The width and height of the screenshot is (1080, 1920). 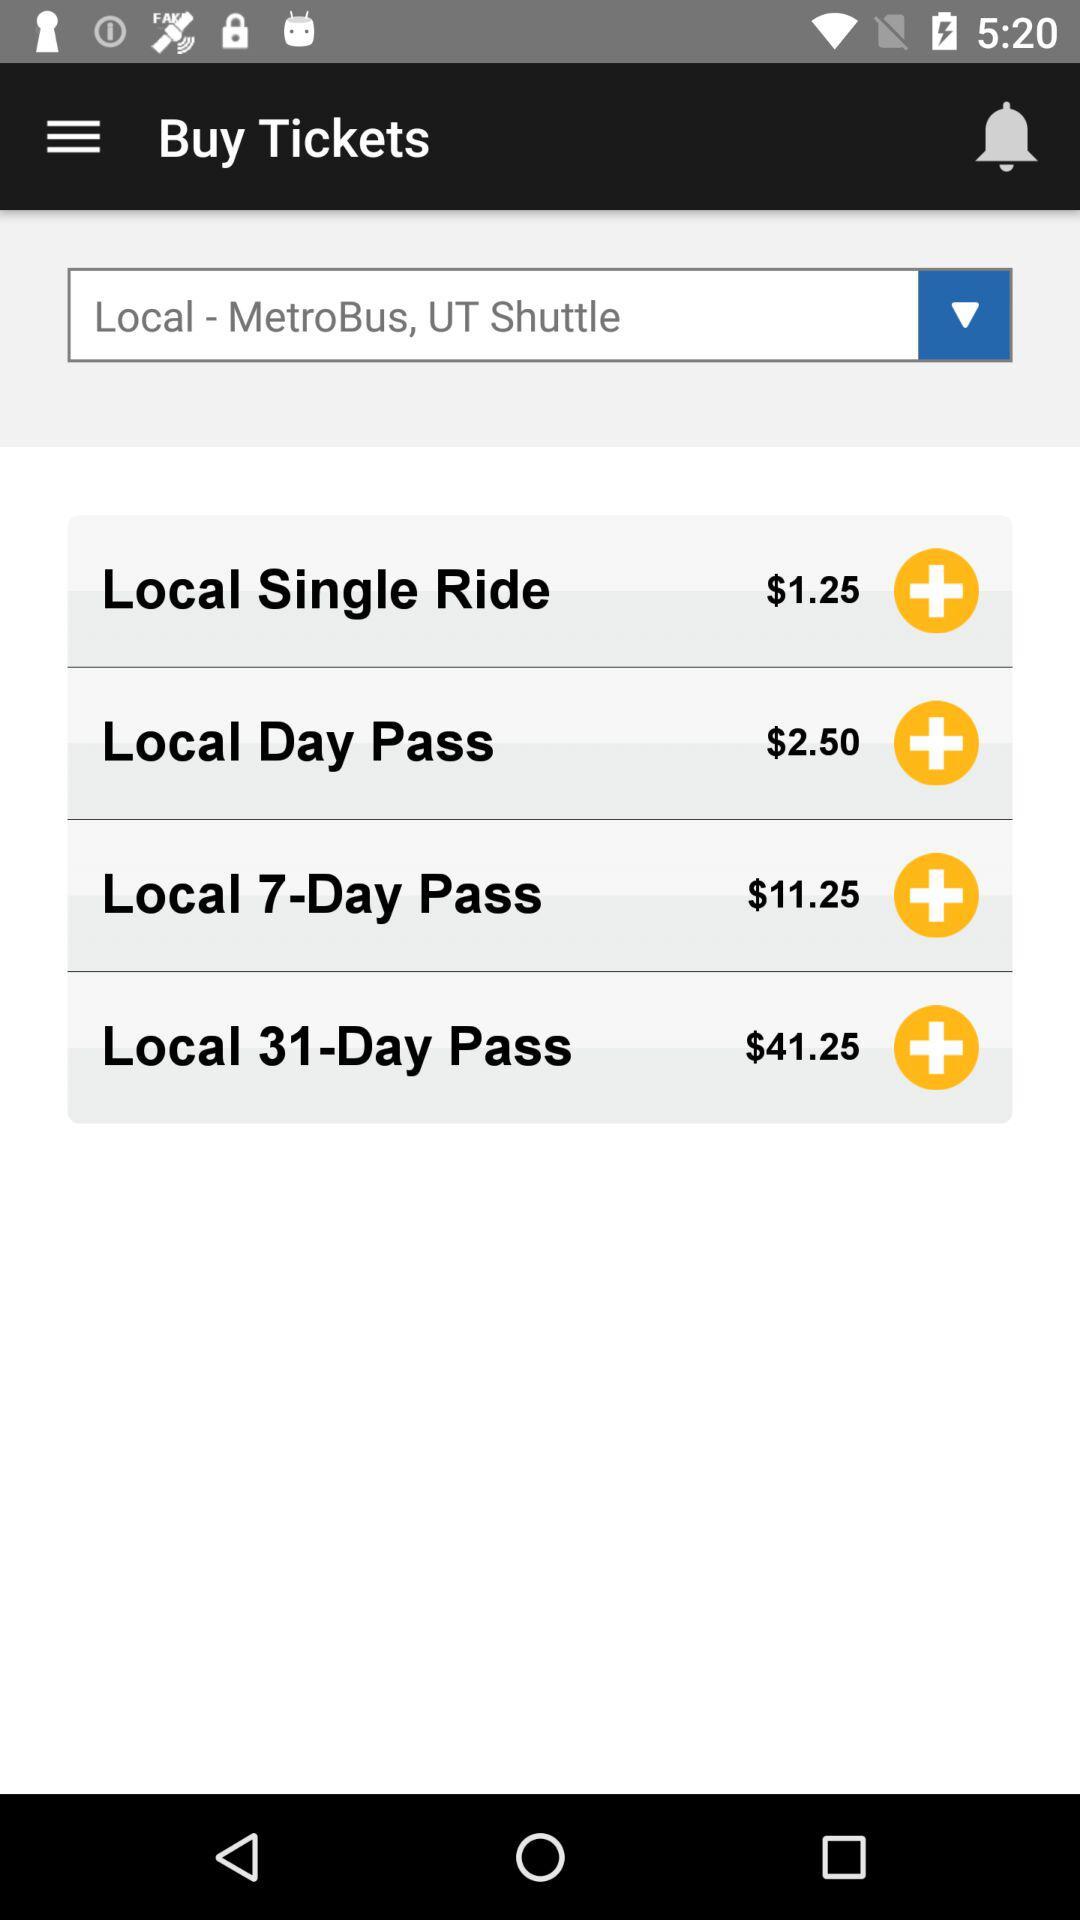 I want to click on the $2.50 app, so click(x=813, y=742).